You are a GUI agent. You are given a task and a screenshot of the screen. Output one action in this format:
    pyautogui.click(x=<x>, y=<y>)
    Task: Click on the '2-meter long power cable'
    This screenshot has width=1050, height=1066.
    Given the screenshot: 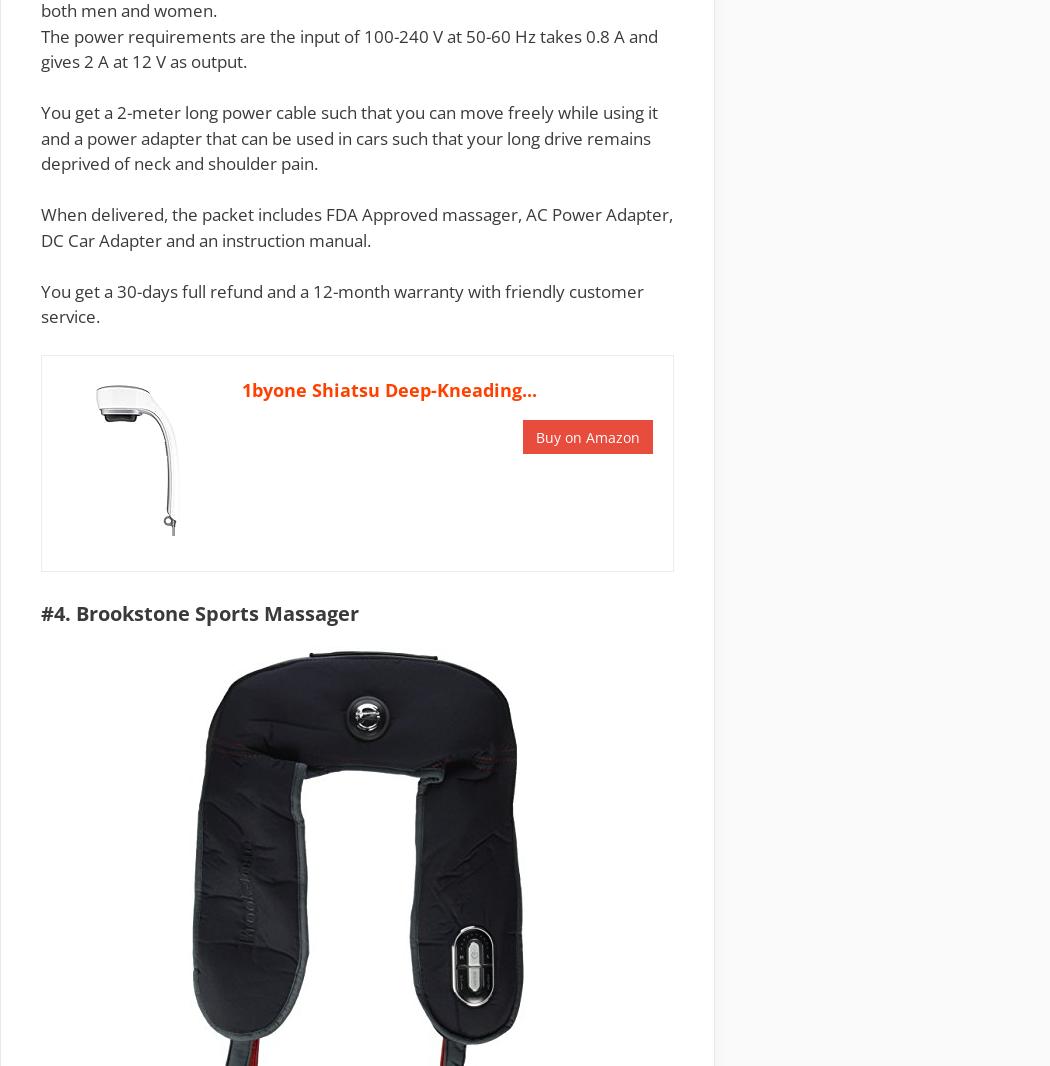 What is the action you would take?
    pyautogui.click(x=216, y=111)
    